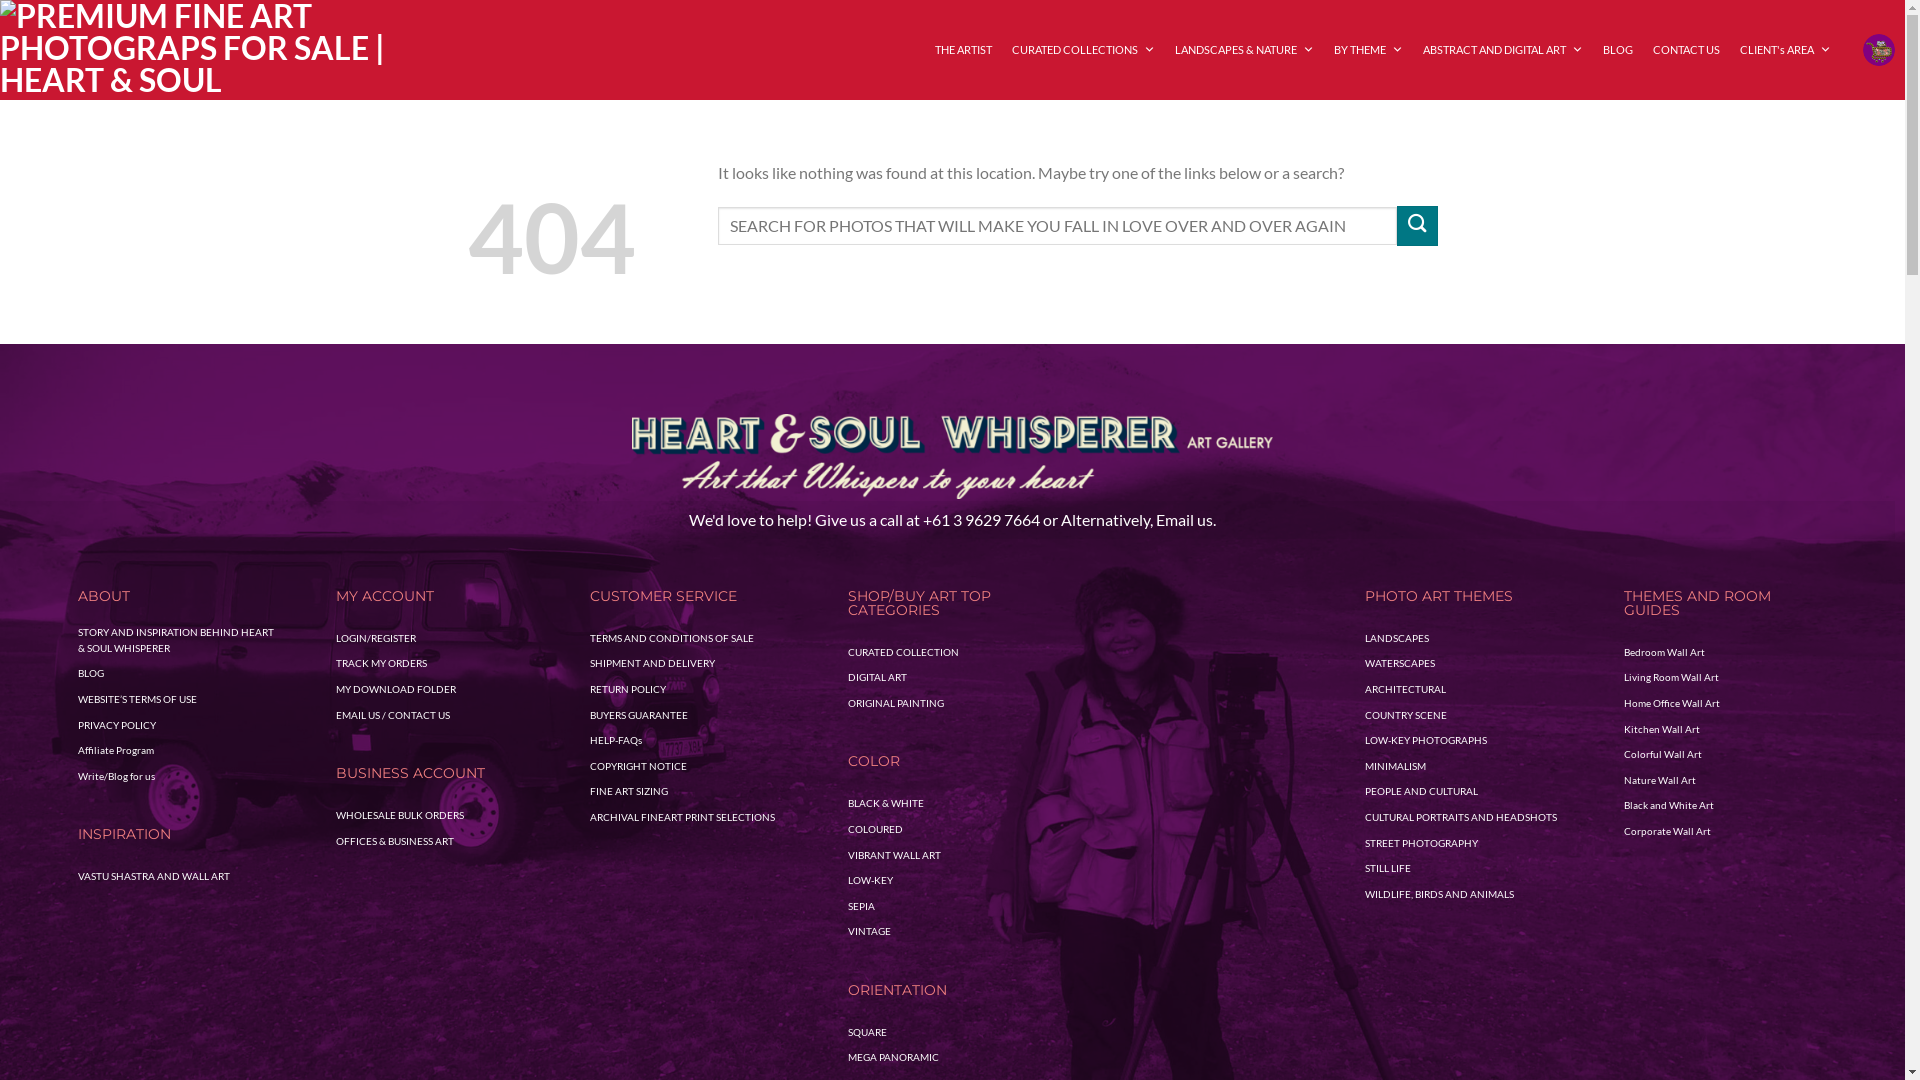  What do you see at coordinates (1424, 740) in the screenshot?
I see `'LOW-KEY PHOTOGRAPHS'` at bounding box center [1424, 740].